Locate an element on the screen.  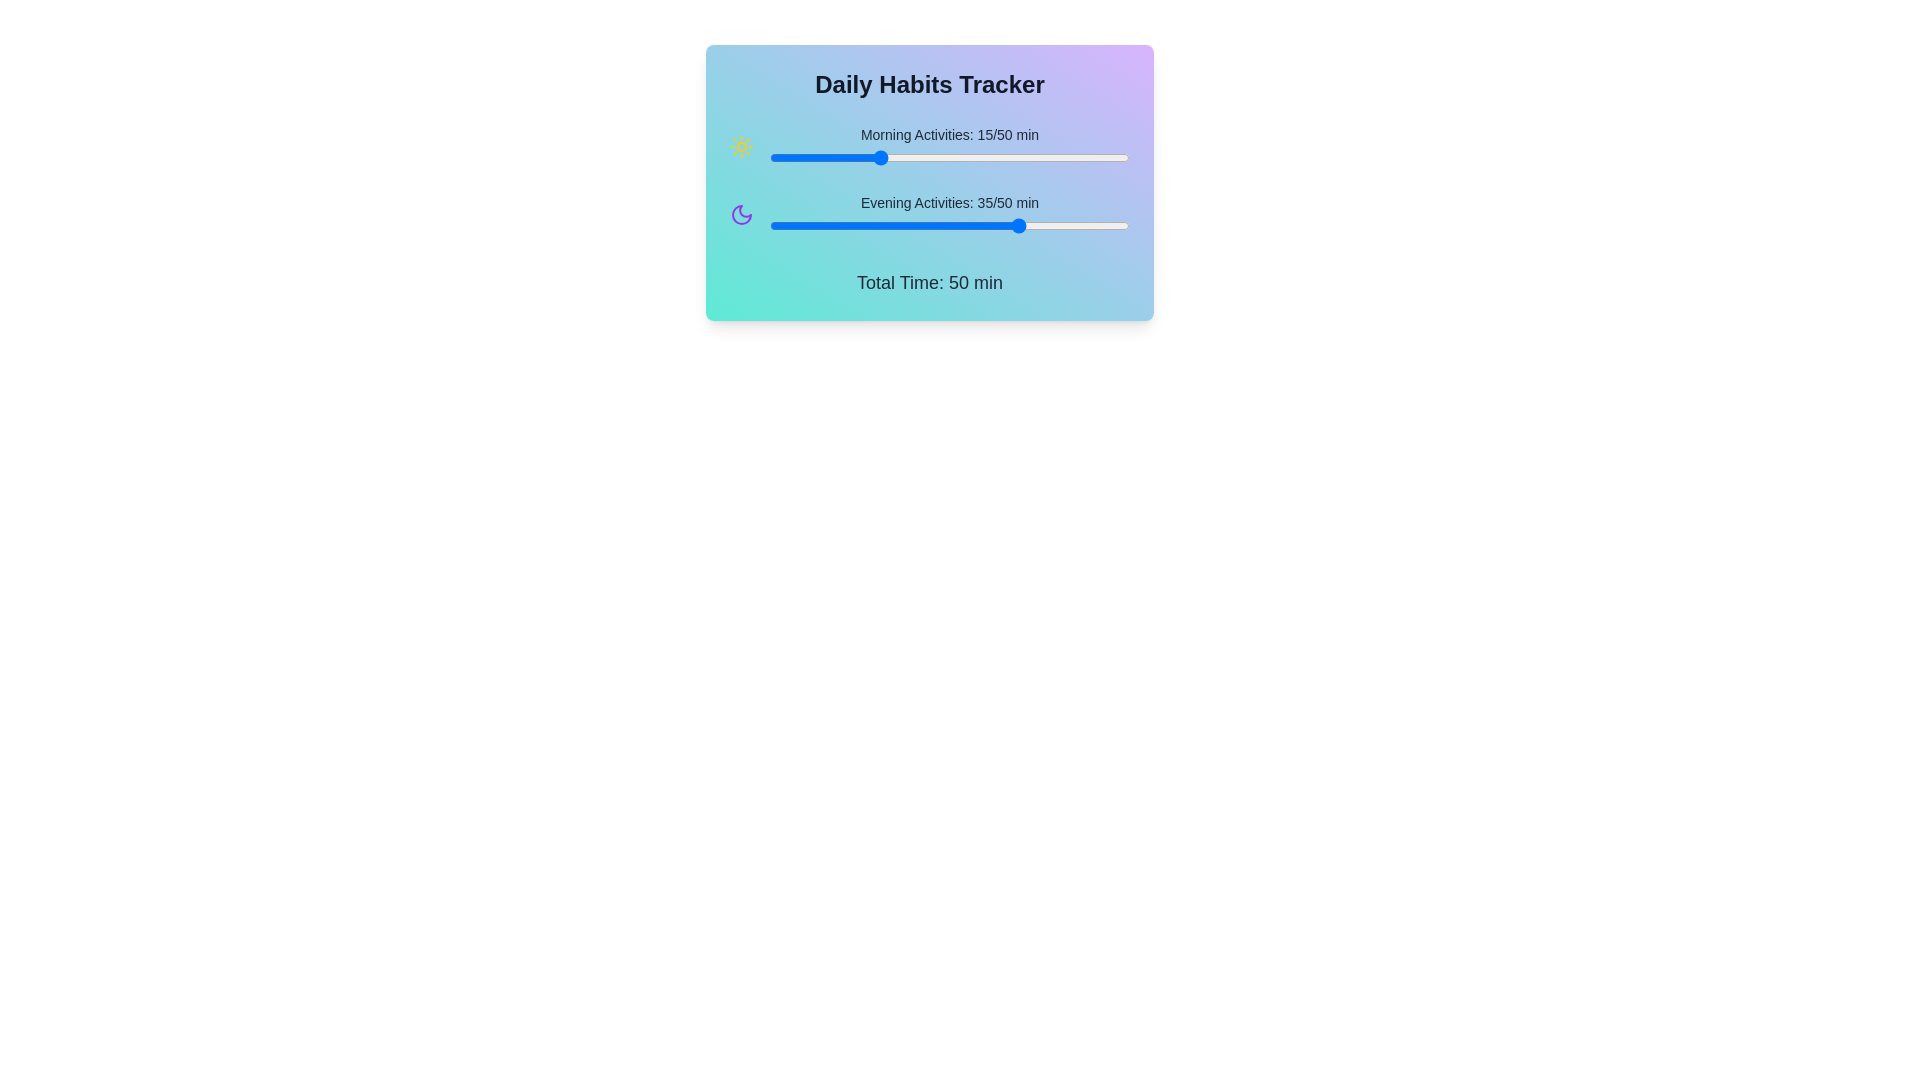
the 'Morning Activities' slider is located at coordinates (985, 157).